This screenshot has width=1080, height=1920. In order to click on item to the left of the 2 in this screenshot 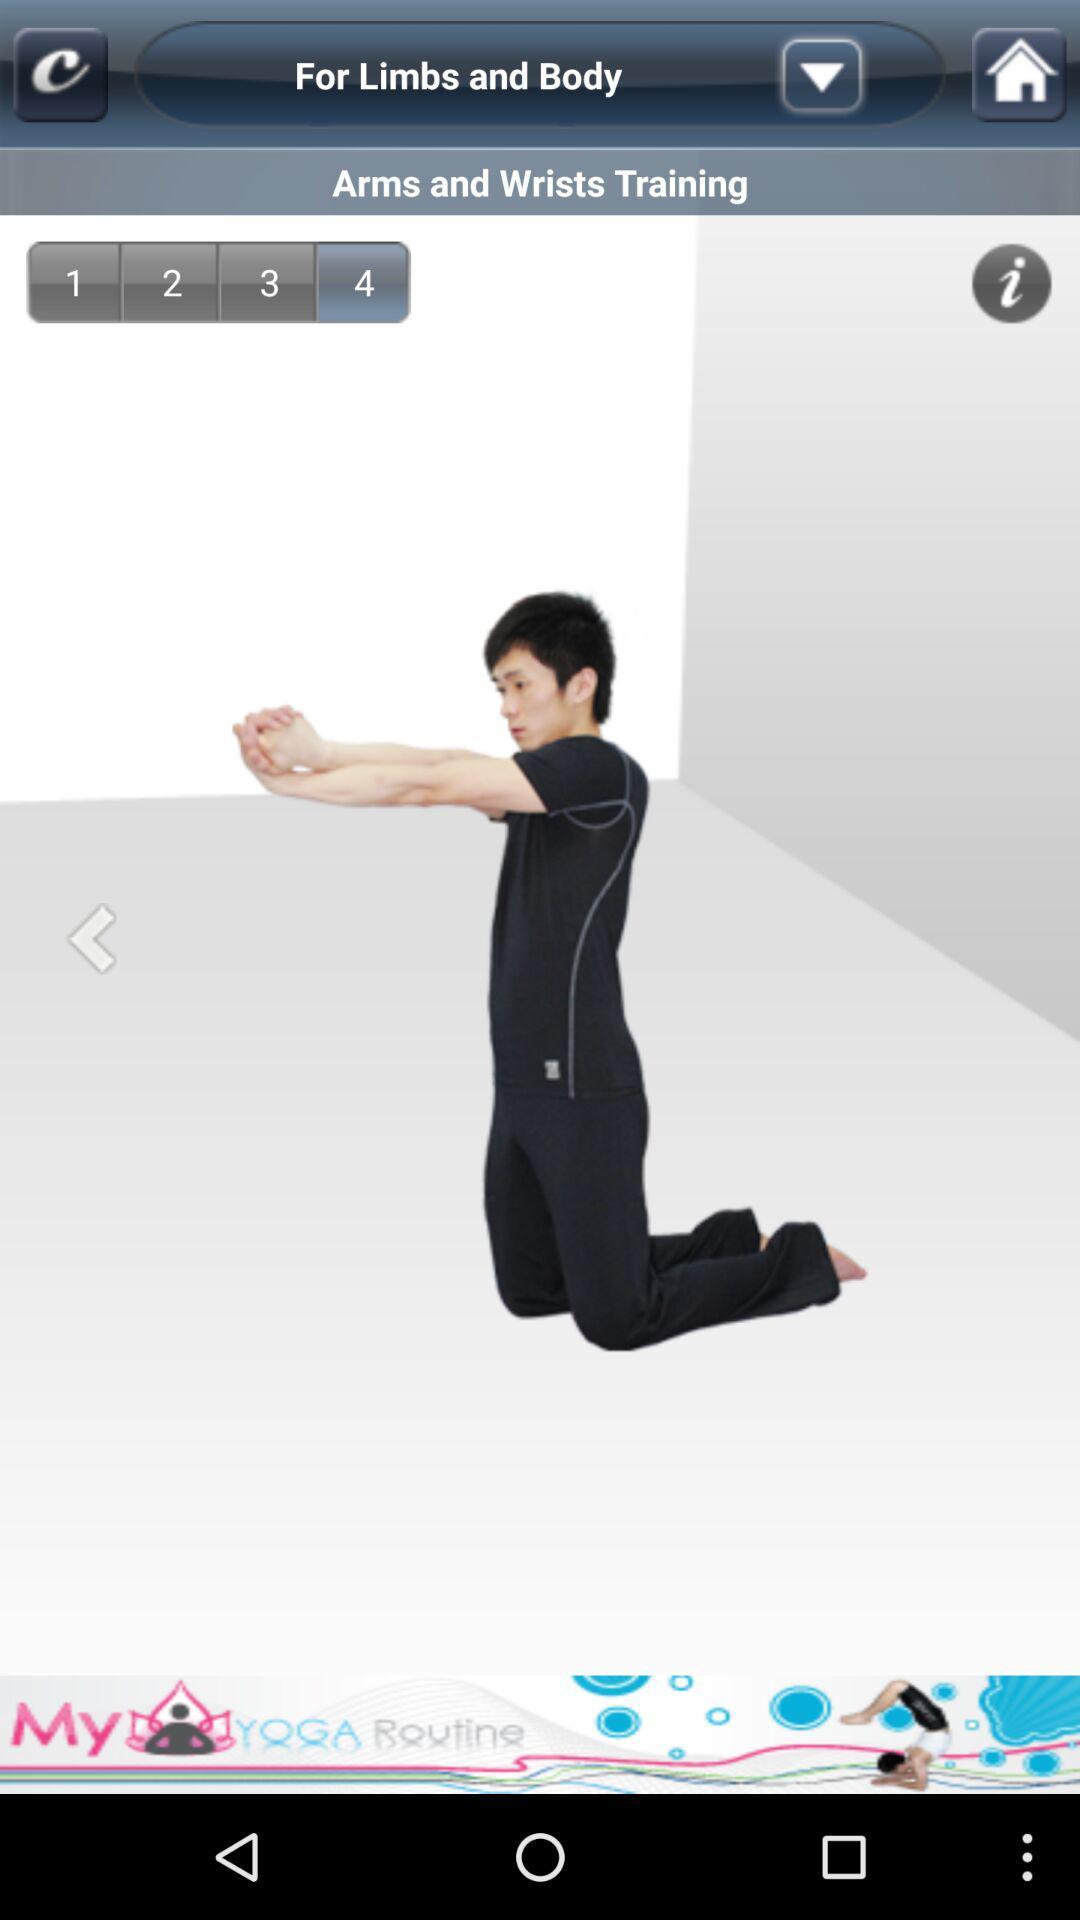, I will do `click(73, 281)`.